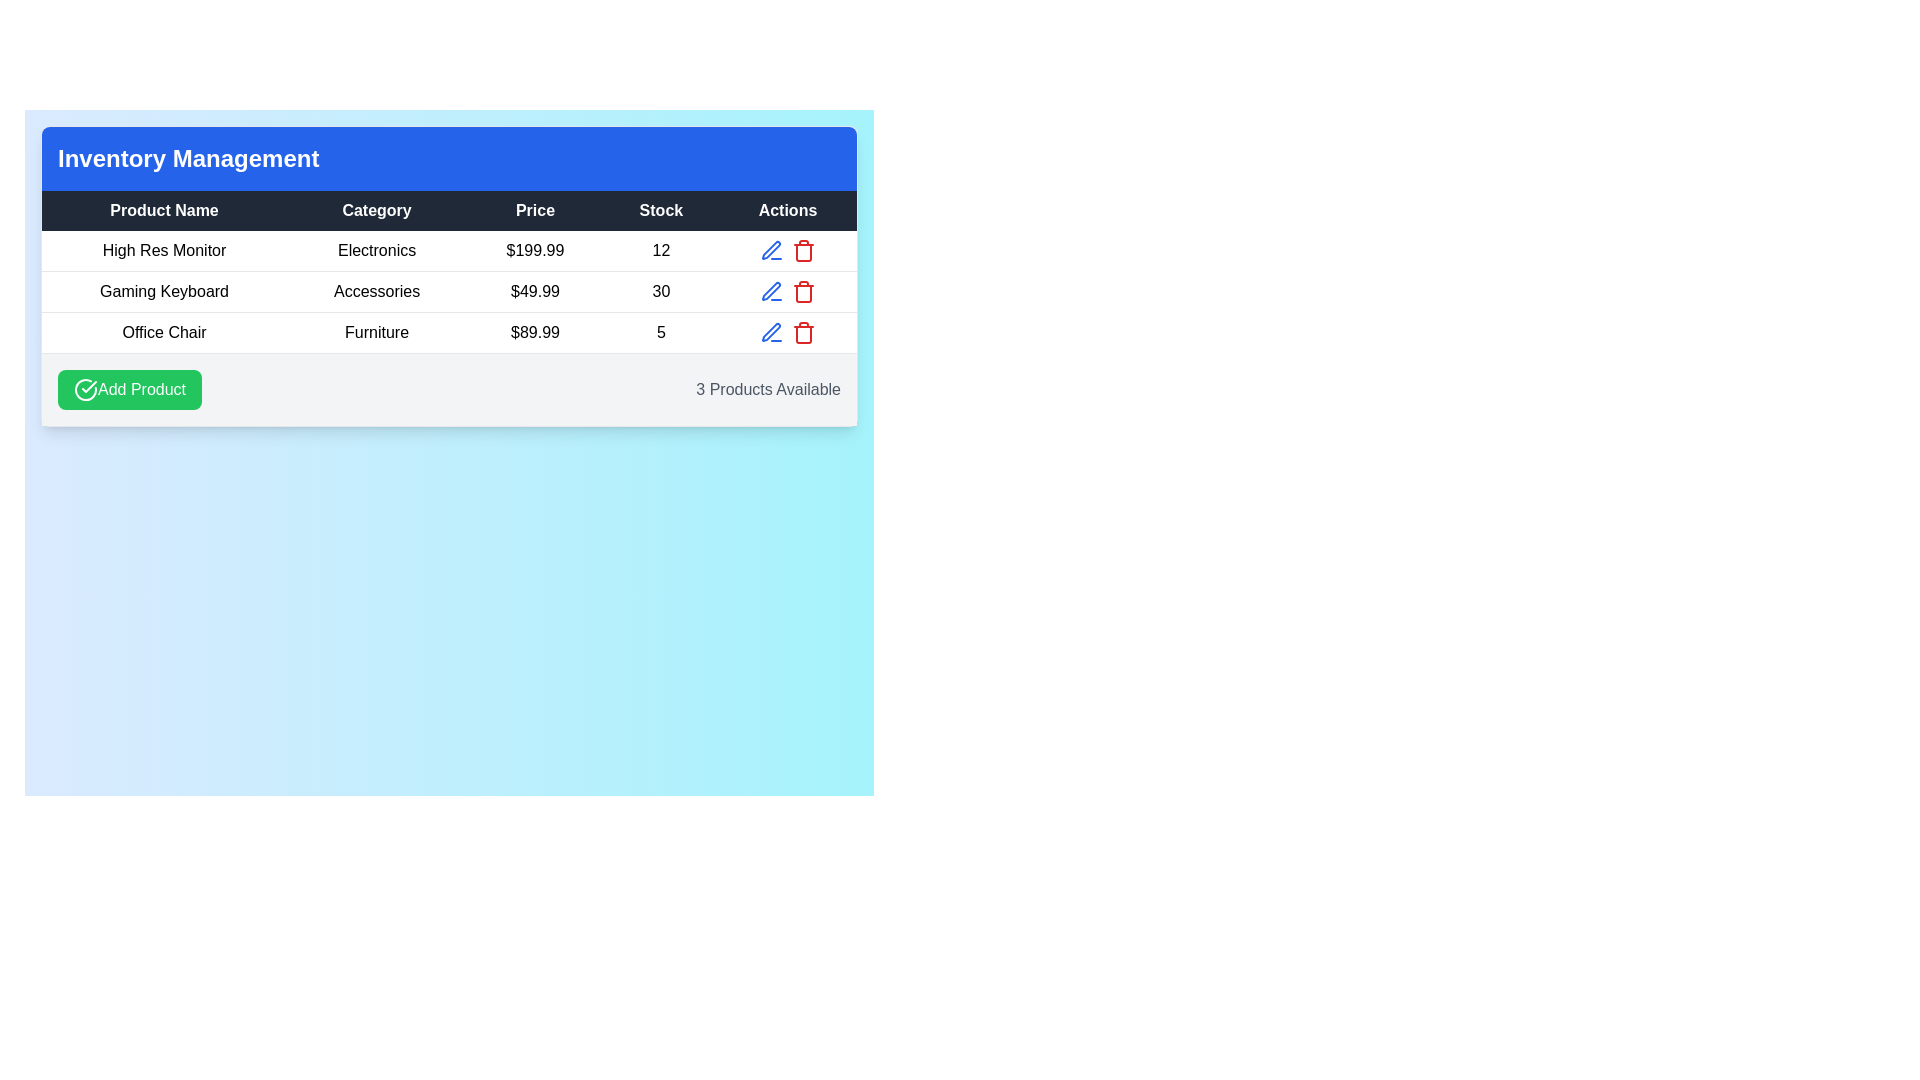  What do you see at coordinates (377, 331) in the screenshot?
I see `the text label displaying 'Furniture' in black, which is the second cell in the 'Category' column of the table, located between 'Office Chair' and '$89.99'` at bounding box center [377, 331].